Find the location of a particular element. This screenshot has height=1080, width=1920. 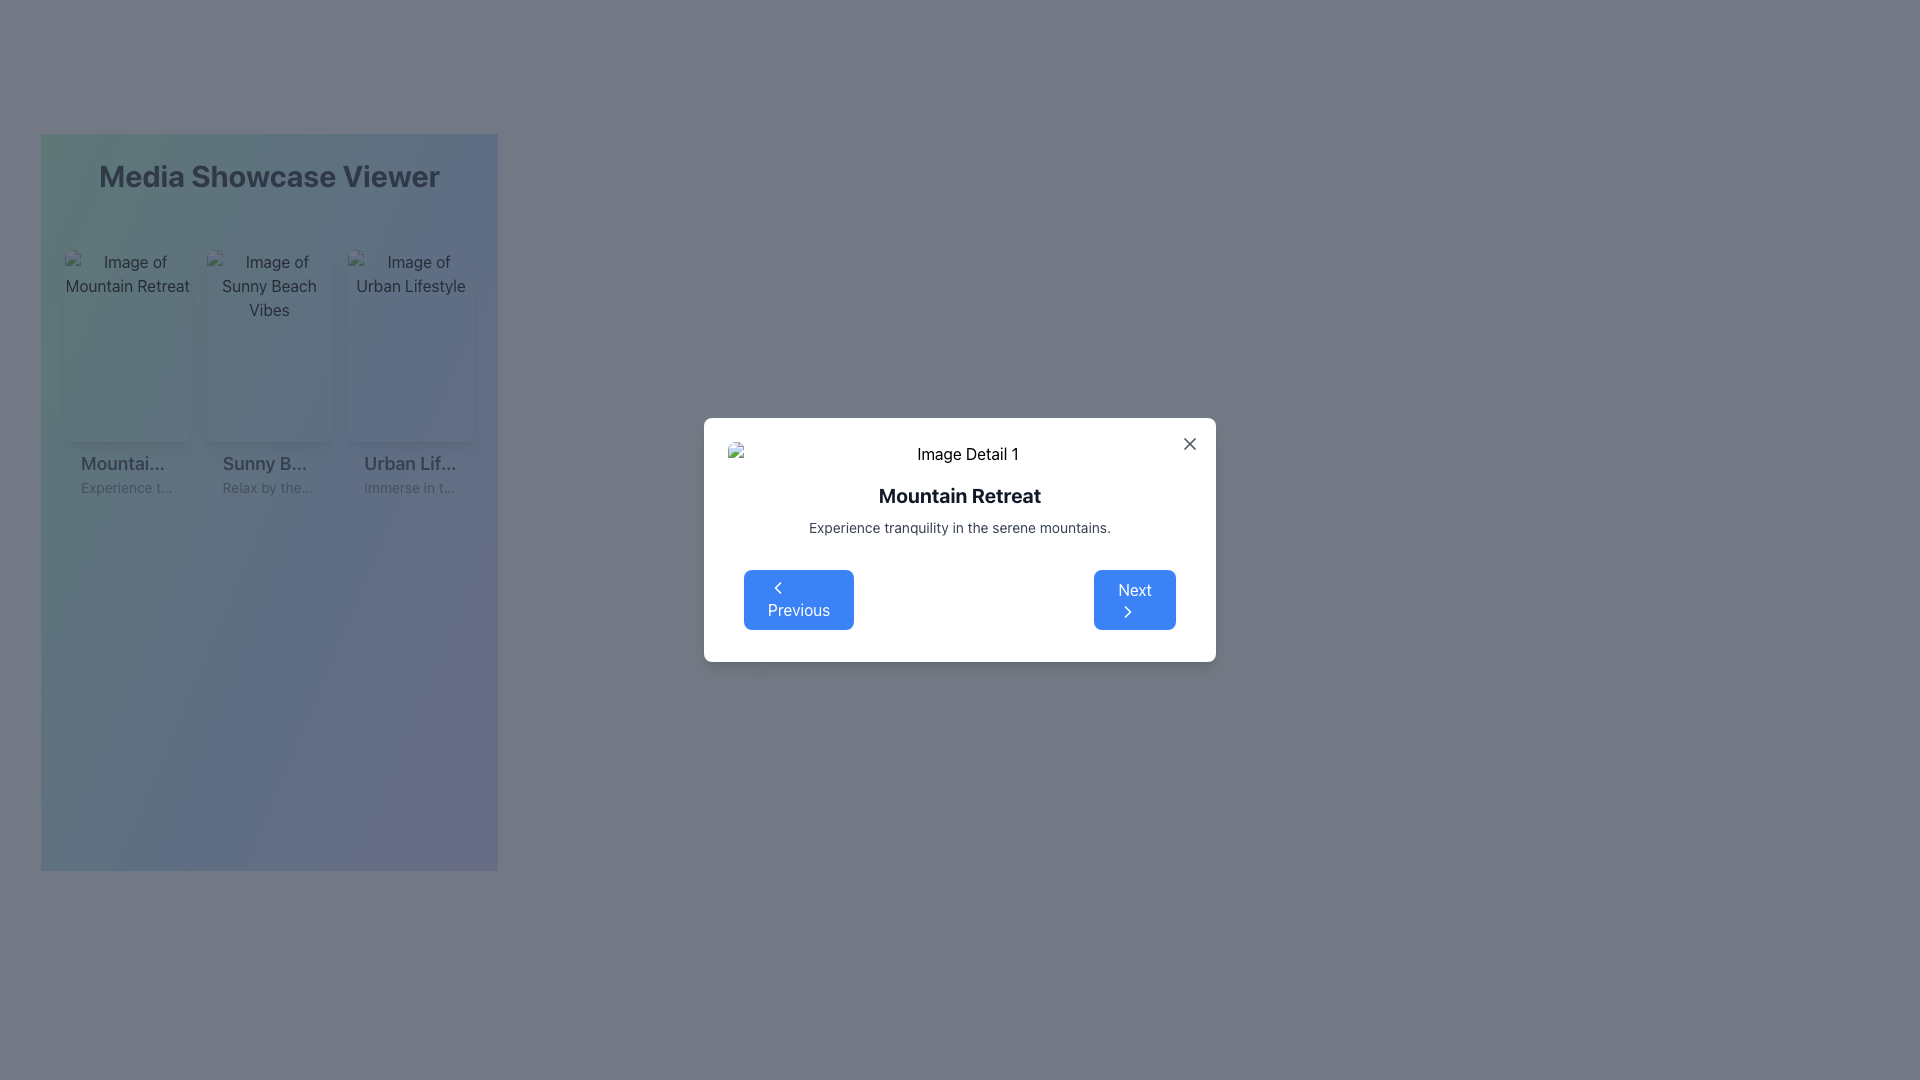

text content of the 'Urban Lifestyle' label located at the top section of the third card in a group of three cards, which is displayed in large, bold, gray font is located at coordinates (410, 463).